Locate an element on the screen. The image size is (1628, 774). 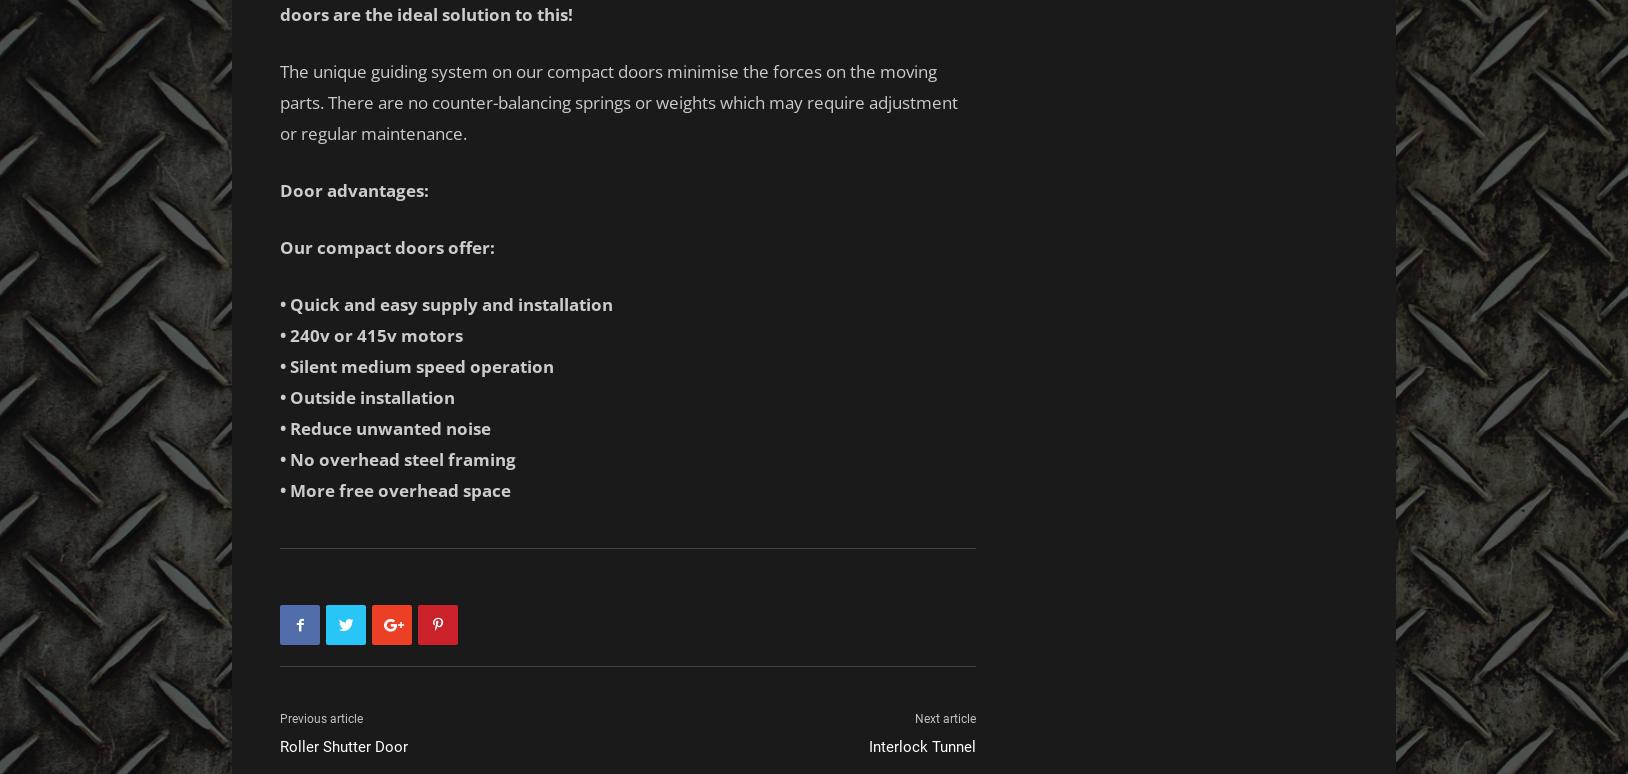
'• More free overhead space' is located at coordinates (395, 490).